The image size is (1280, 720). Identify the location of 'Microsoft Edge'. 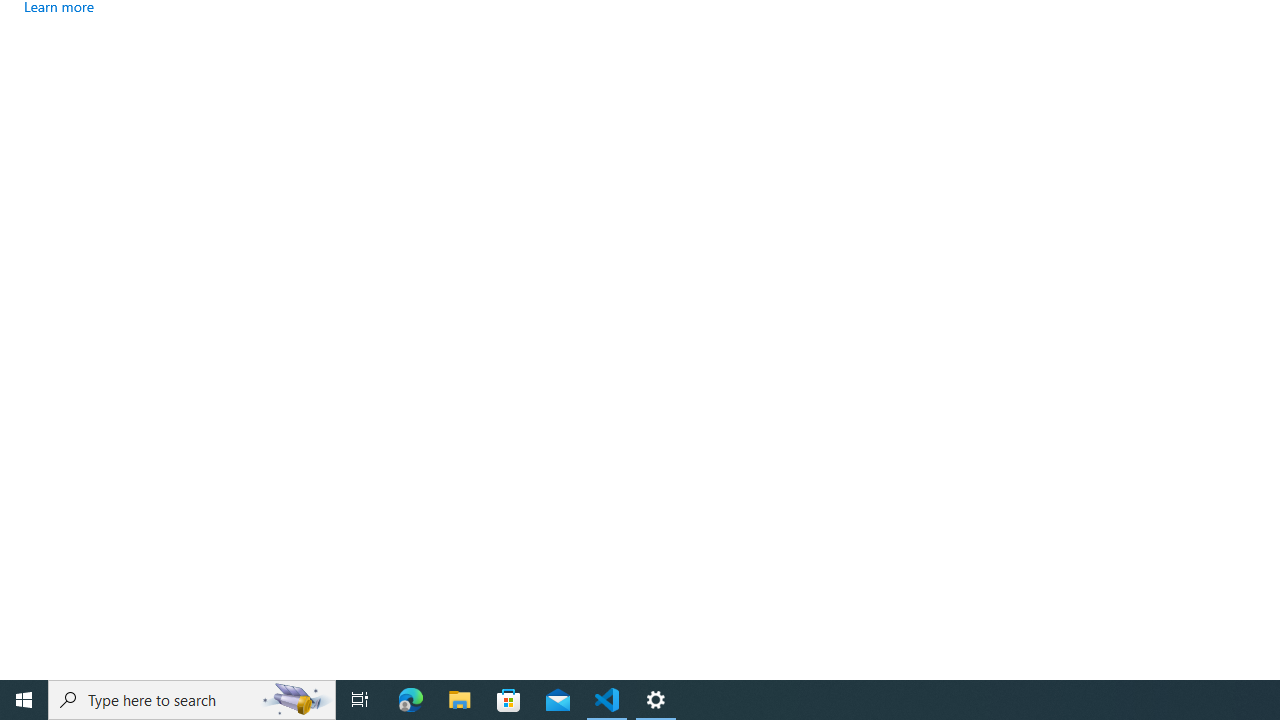
(410, 698).